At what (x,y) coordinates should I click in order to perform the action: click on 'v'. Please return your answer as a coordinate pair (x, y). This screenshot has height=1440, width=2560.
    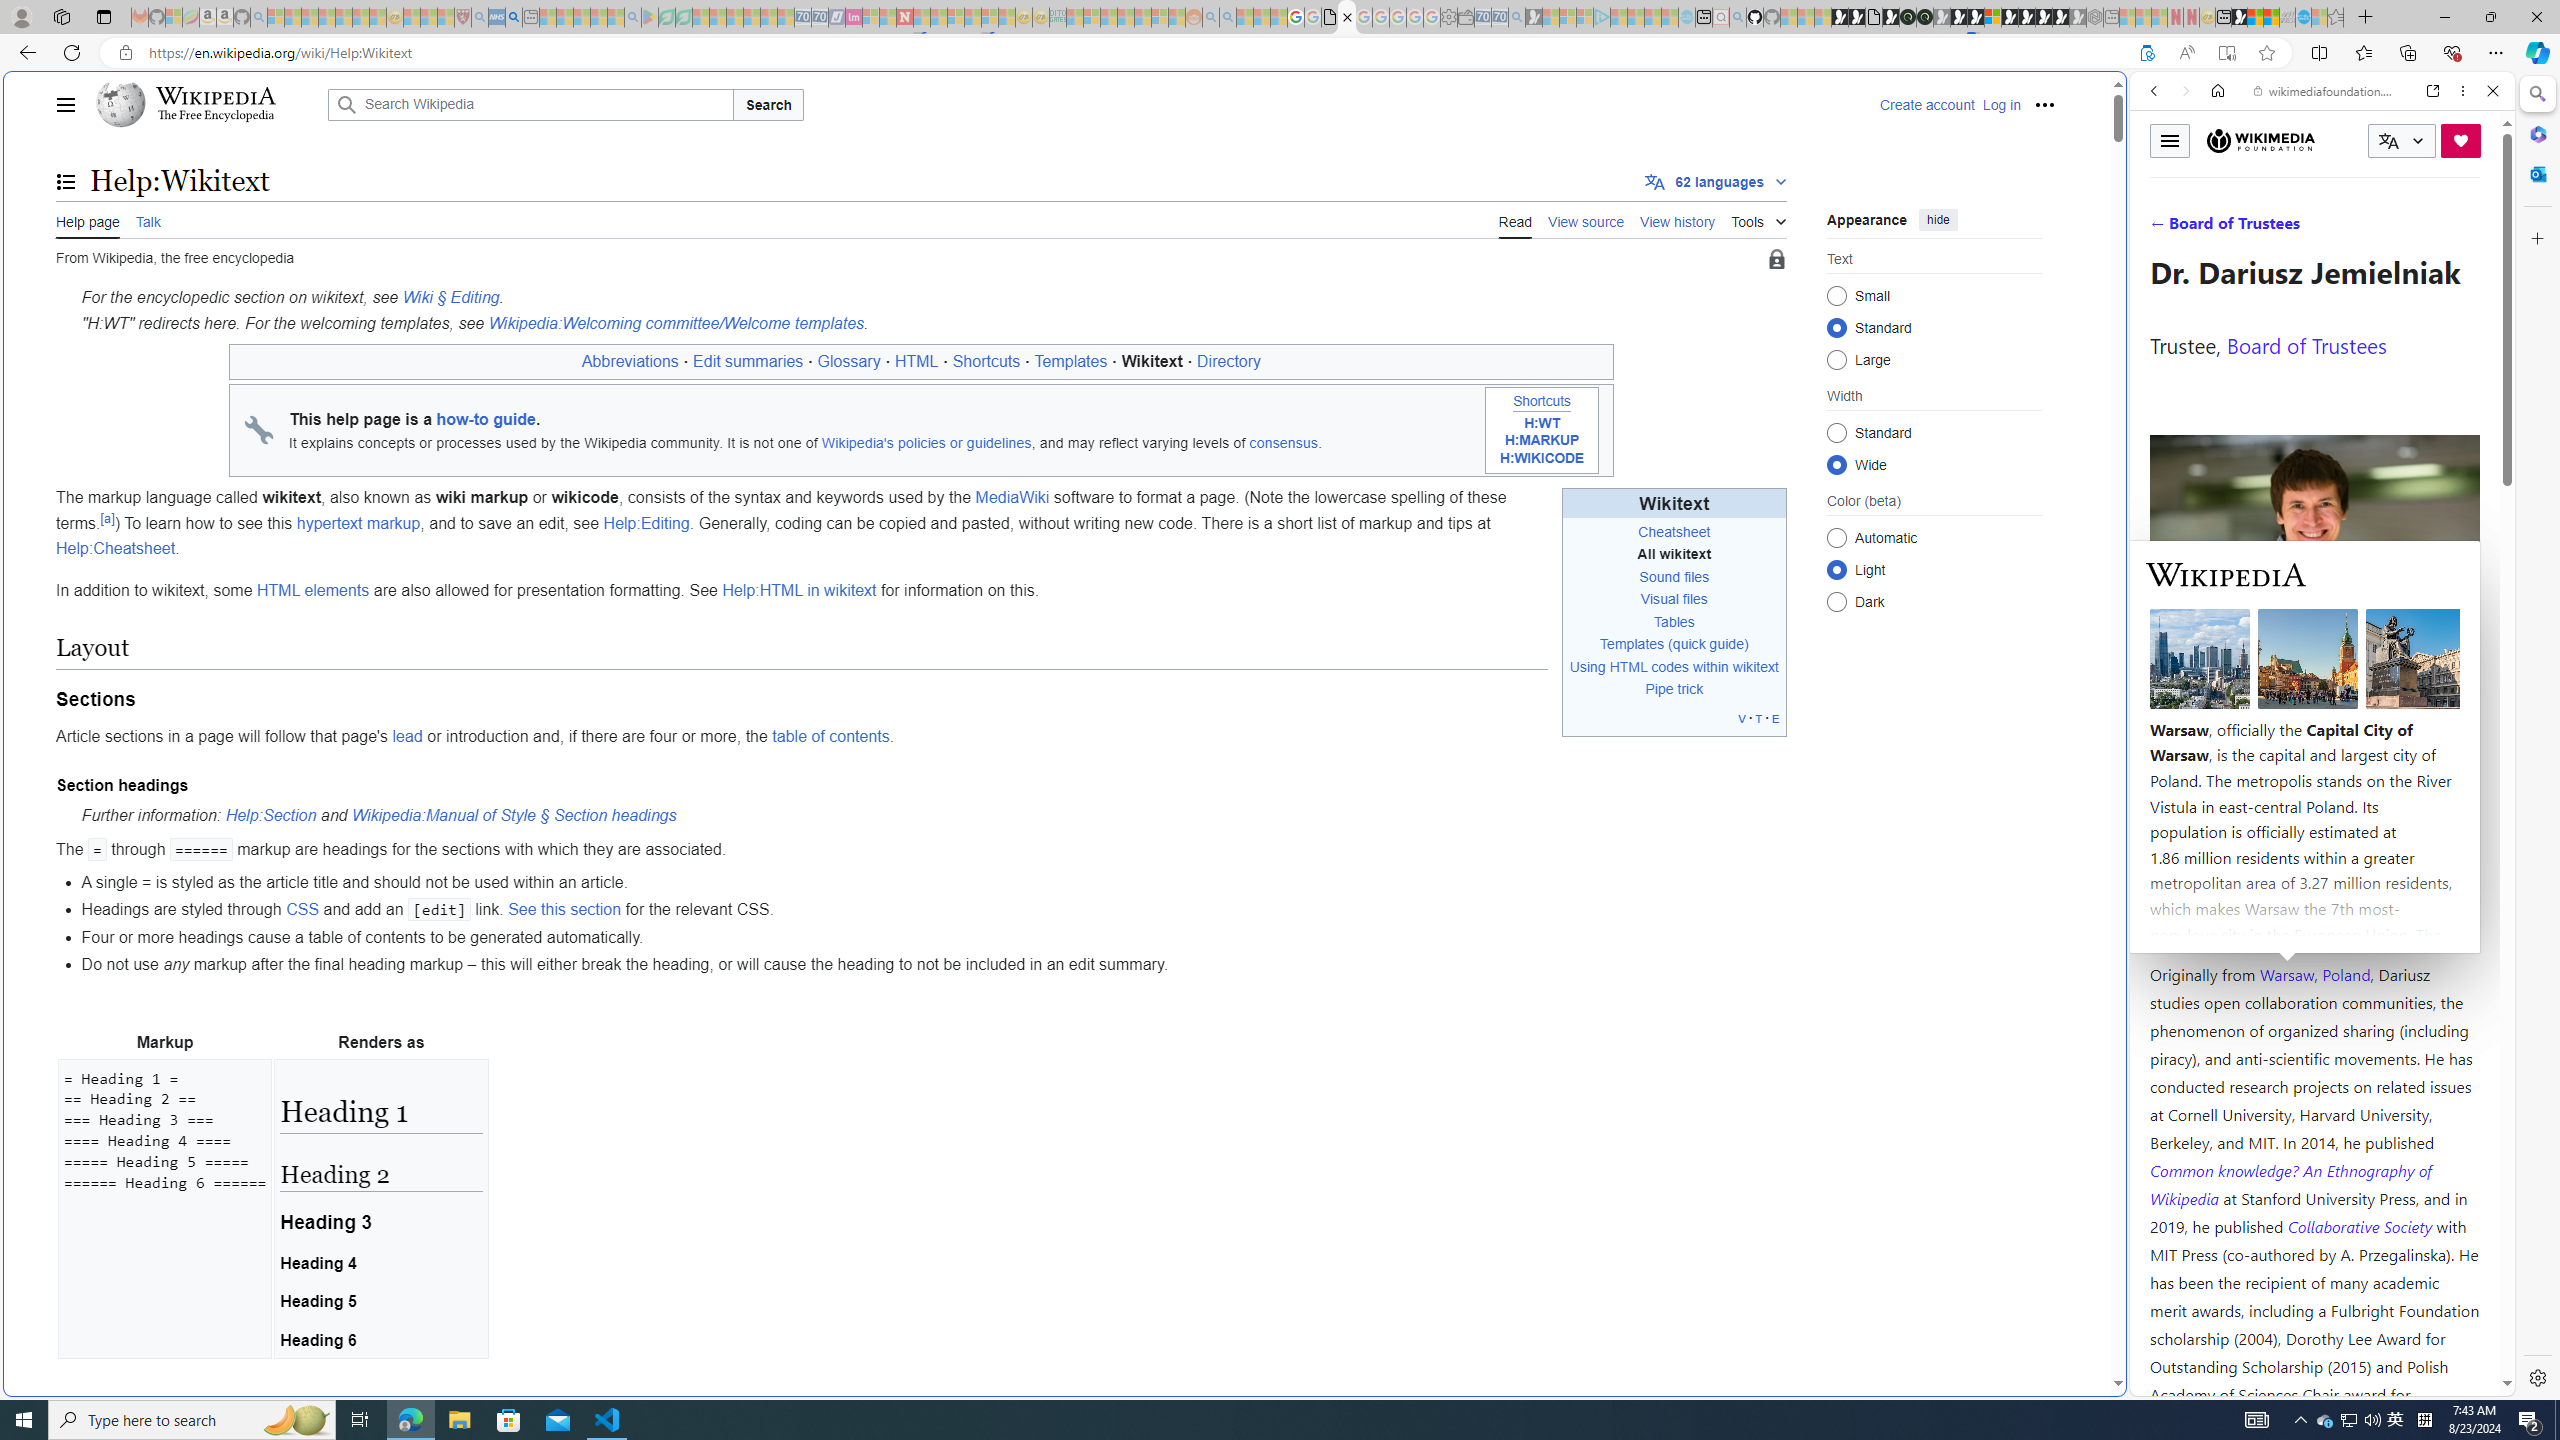
    Looking at the image, I should click on (1741, 717).